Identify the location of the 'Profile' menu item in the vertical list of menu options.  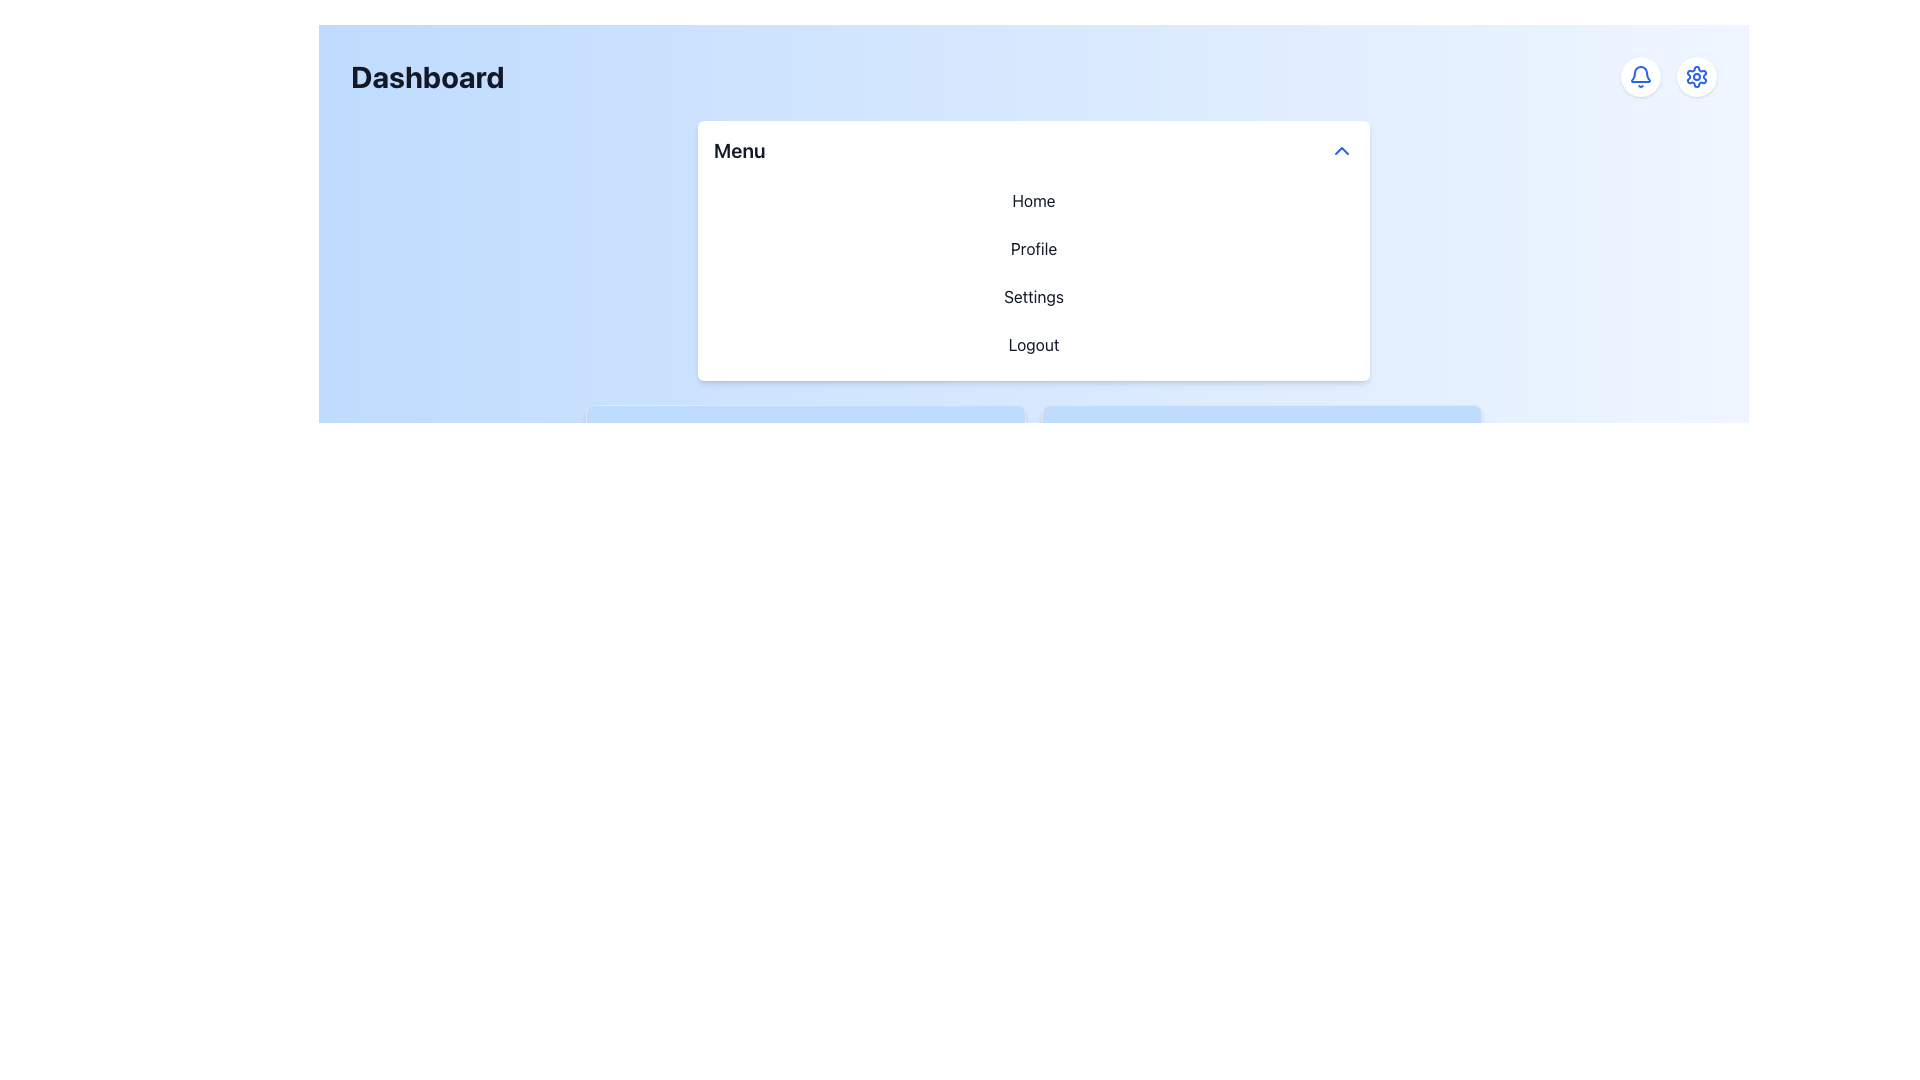
(1033, 273).